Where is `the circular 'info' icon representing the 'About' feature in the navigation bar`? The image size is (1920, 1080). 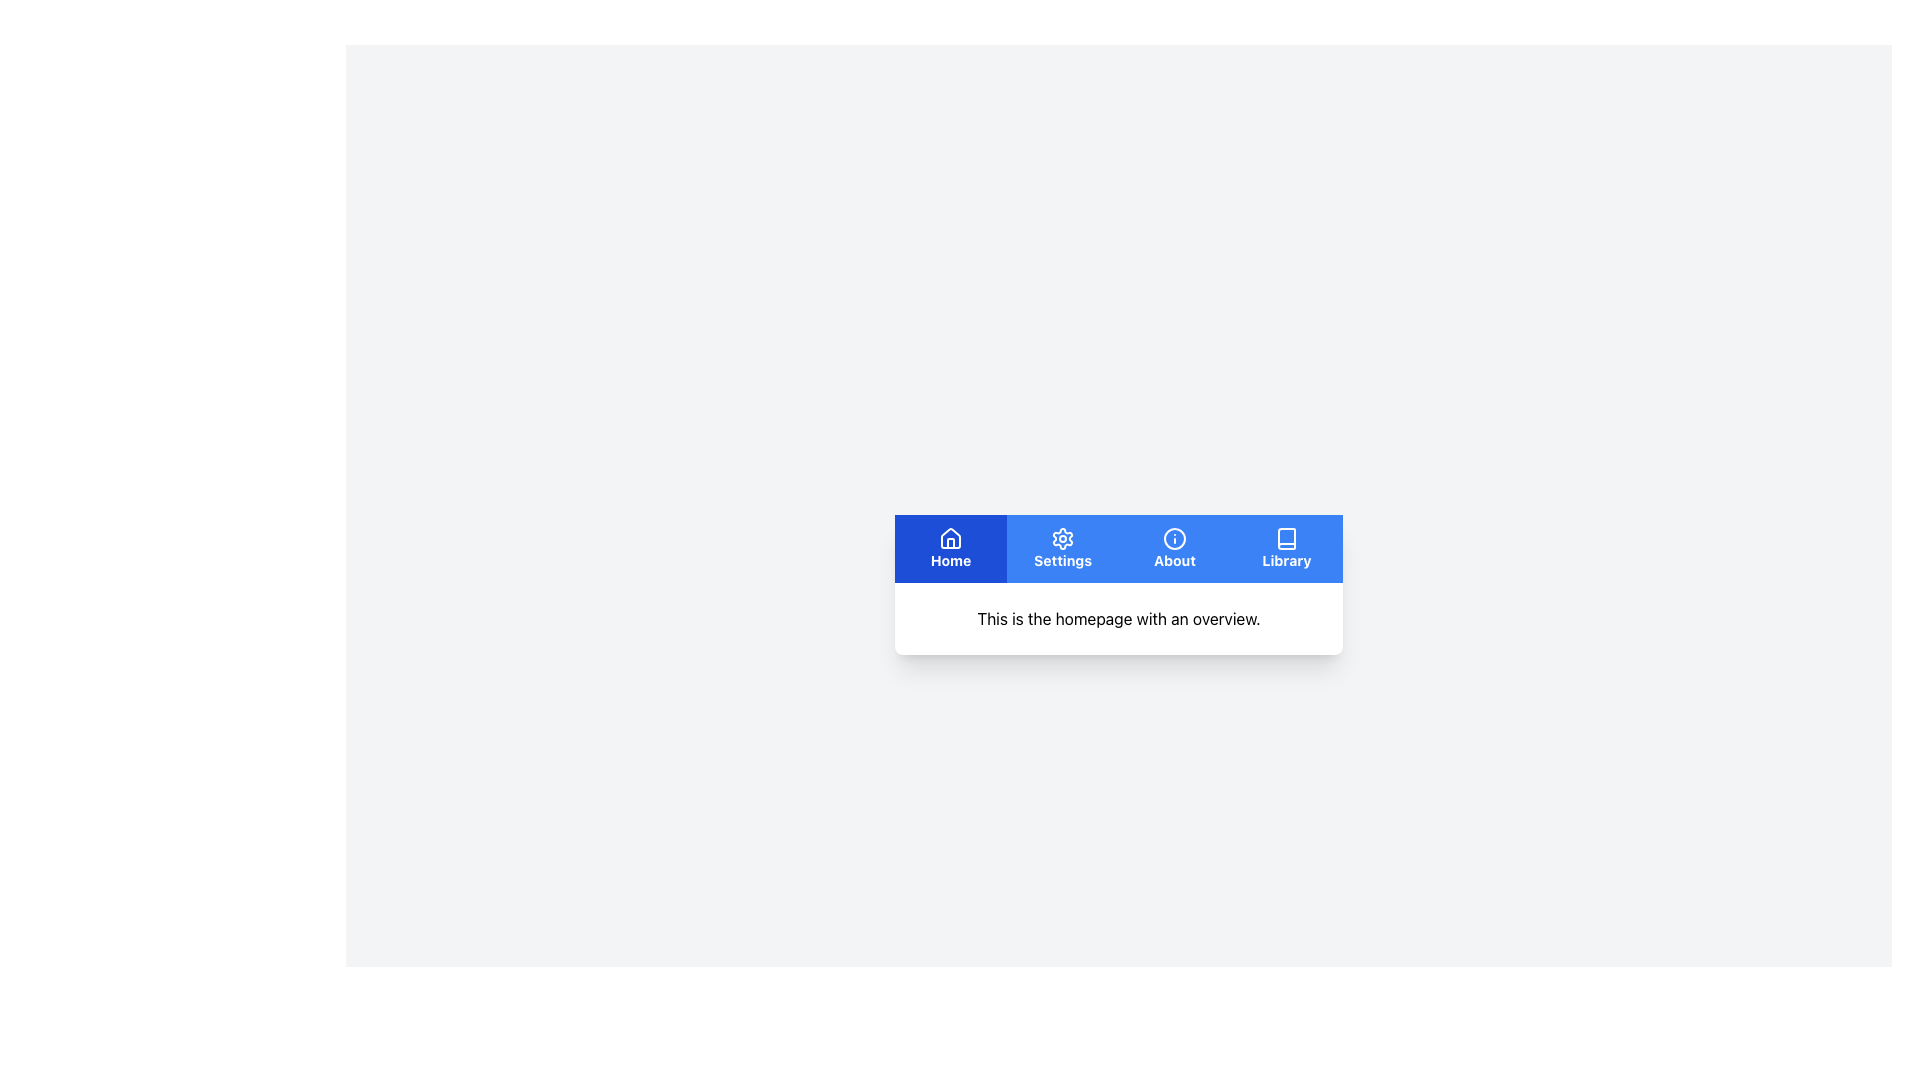
the circular 'info' icon representing the 'About' feature in the navigation bar is located at coordinates (1175, 538).